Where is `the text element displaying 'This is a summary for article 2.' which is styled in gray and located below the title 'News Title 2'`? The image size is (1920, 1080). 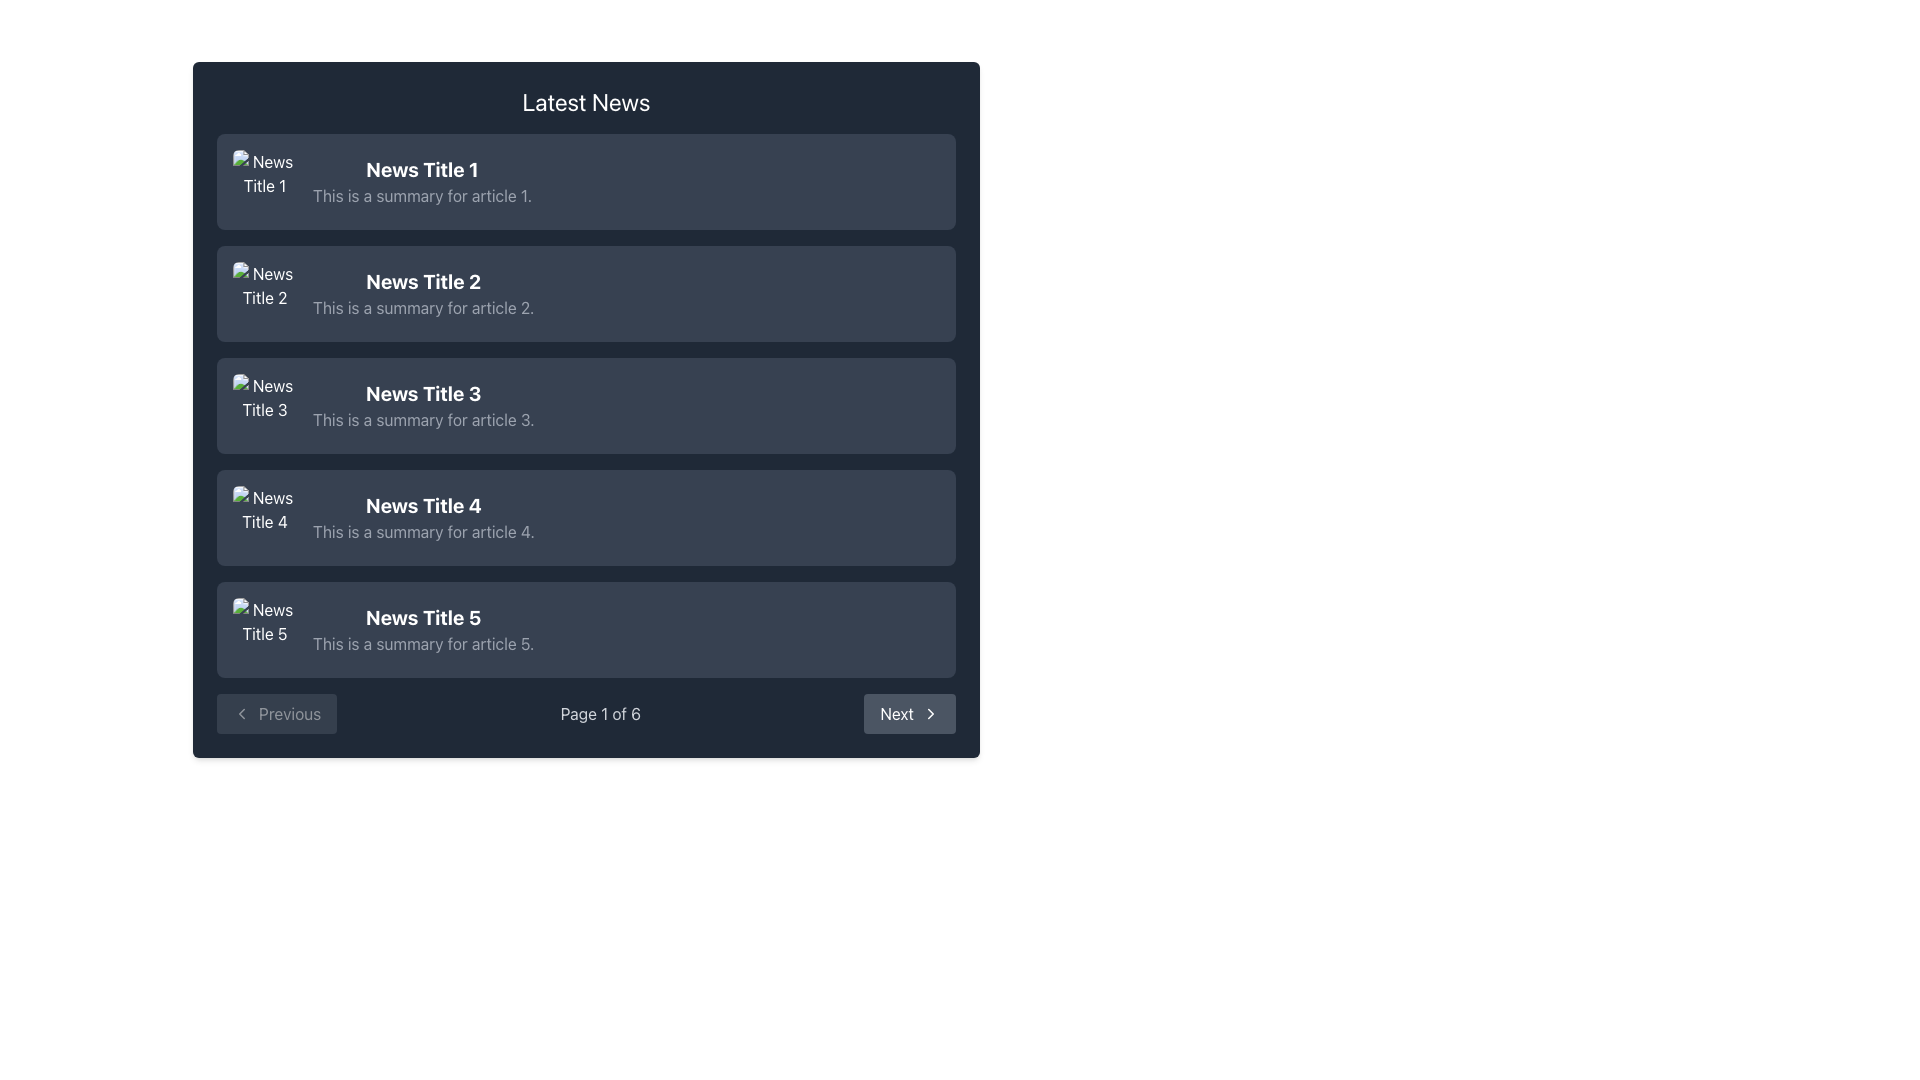
the text element displaying 'This is a summary for article 2.' which is styled in gray and located below the title 'News Title 2' is located at coordinates (422, 308).